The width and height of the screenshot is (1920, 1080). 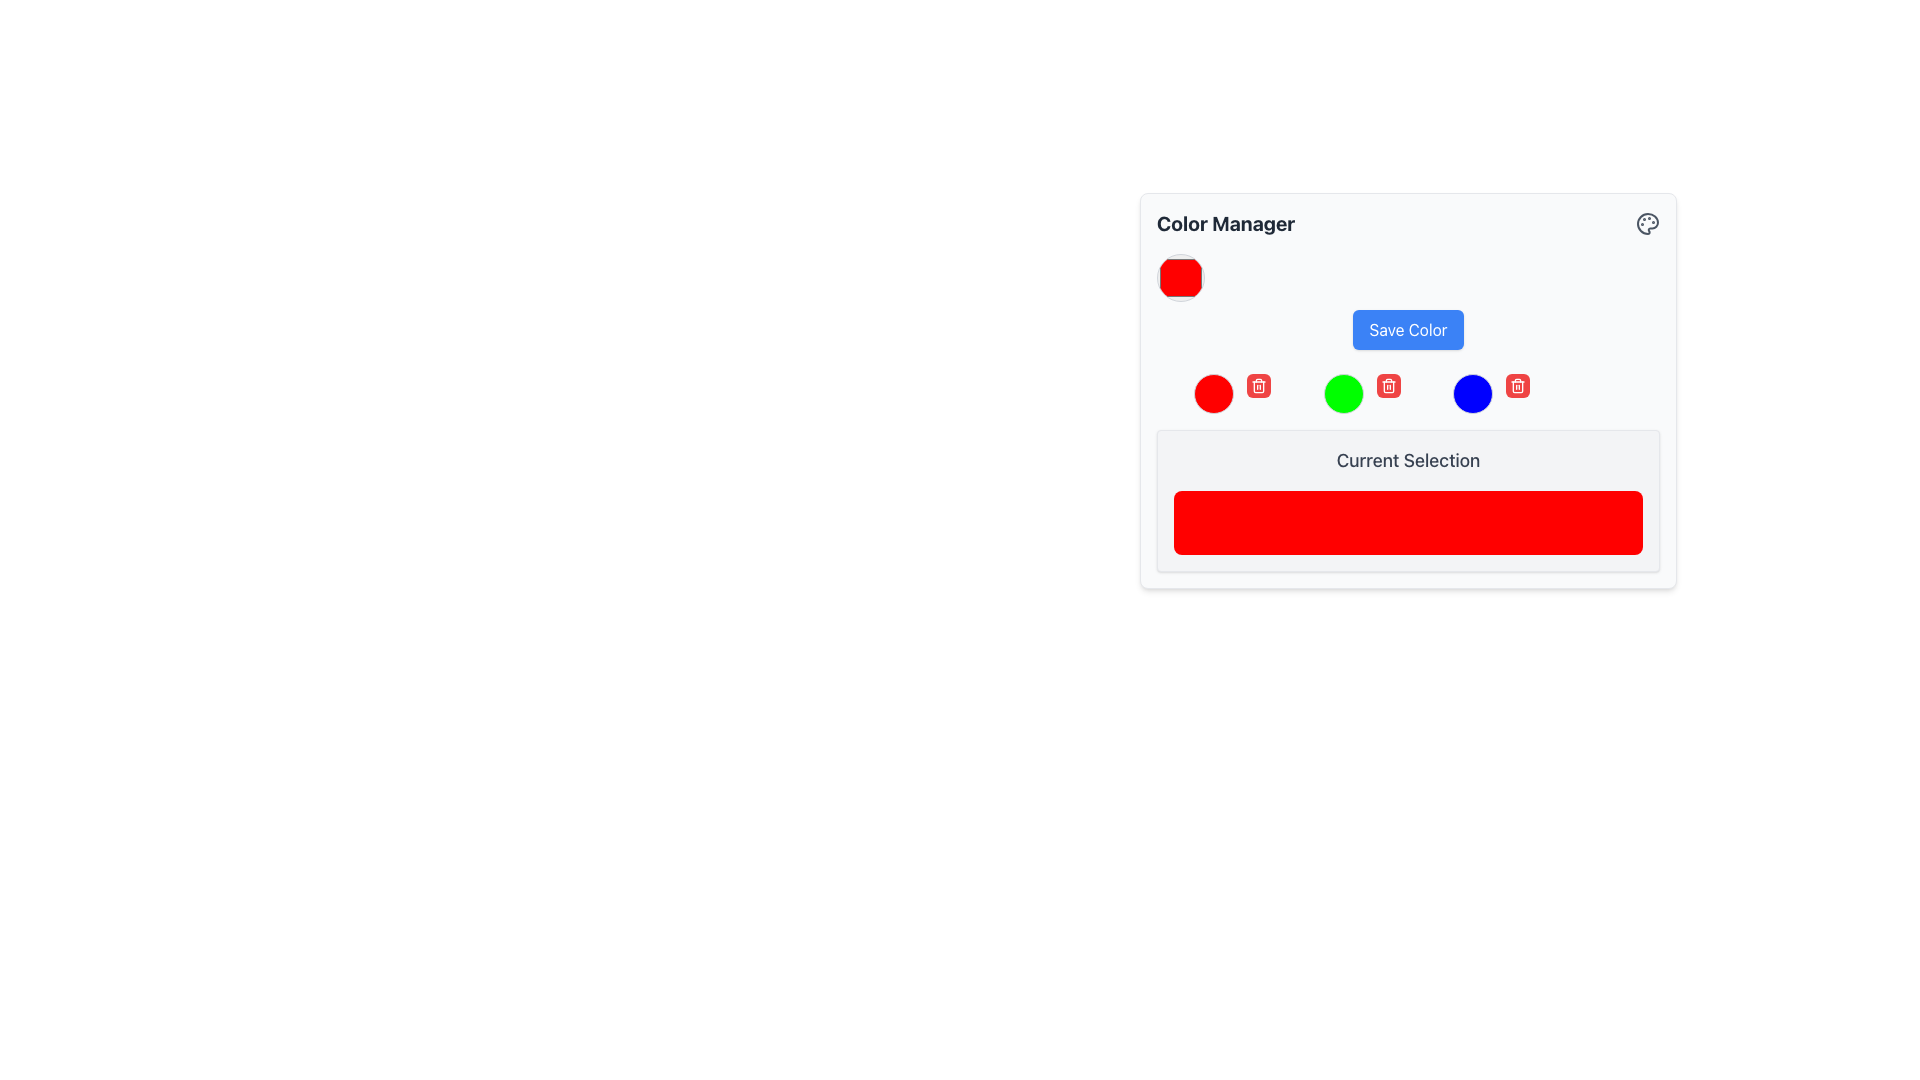 What do you see at coordinates (1257, 385) in the screenshot?
I see `the trash can icon button on a red background` at bounding box center [1257, 385].